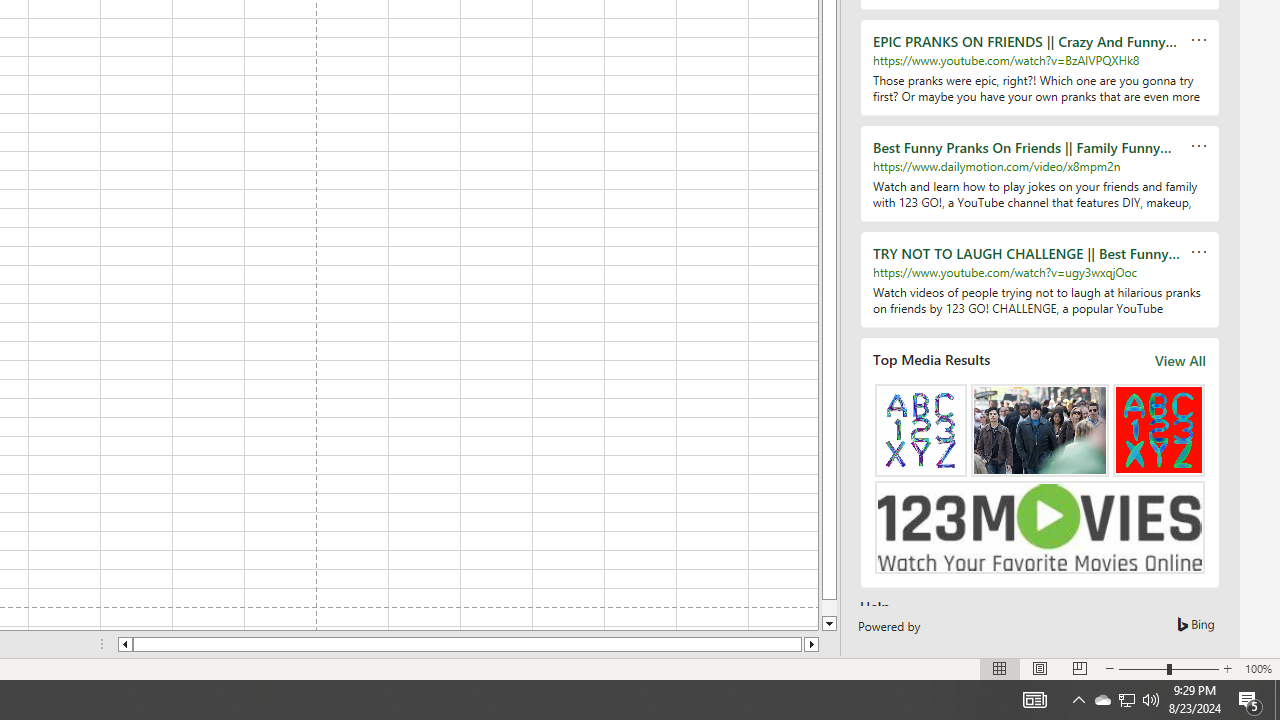 The image size is (1280, 720). What do you see at coordinates (1078, 669) in the screenshot?
I see `'Page Break Preview'` at bounding box center [1078, 669].